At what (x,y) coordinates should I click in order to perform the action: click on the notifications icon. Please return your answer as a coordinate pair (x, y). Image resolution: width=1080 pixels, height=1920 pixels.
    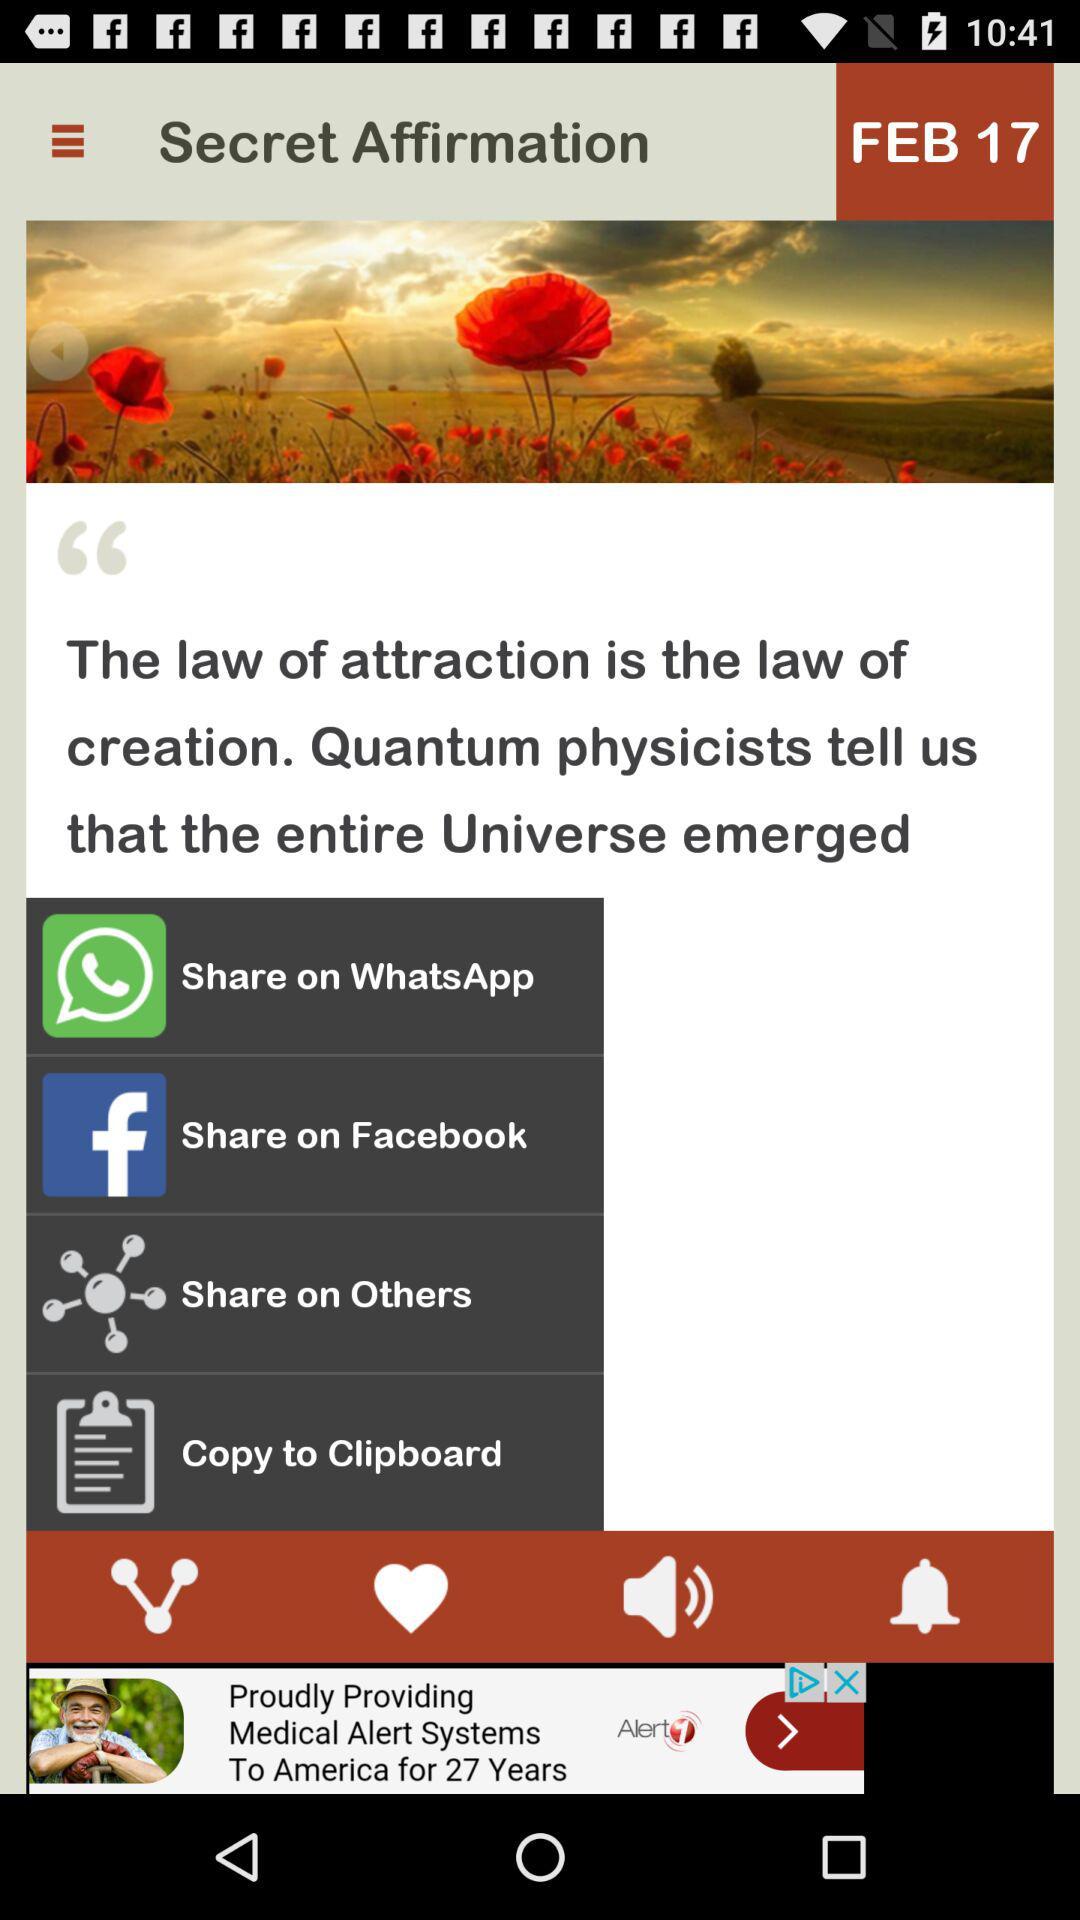
    Looking at the image, I should click on (925, 1707).